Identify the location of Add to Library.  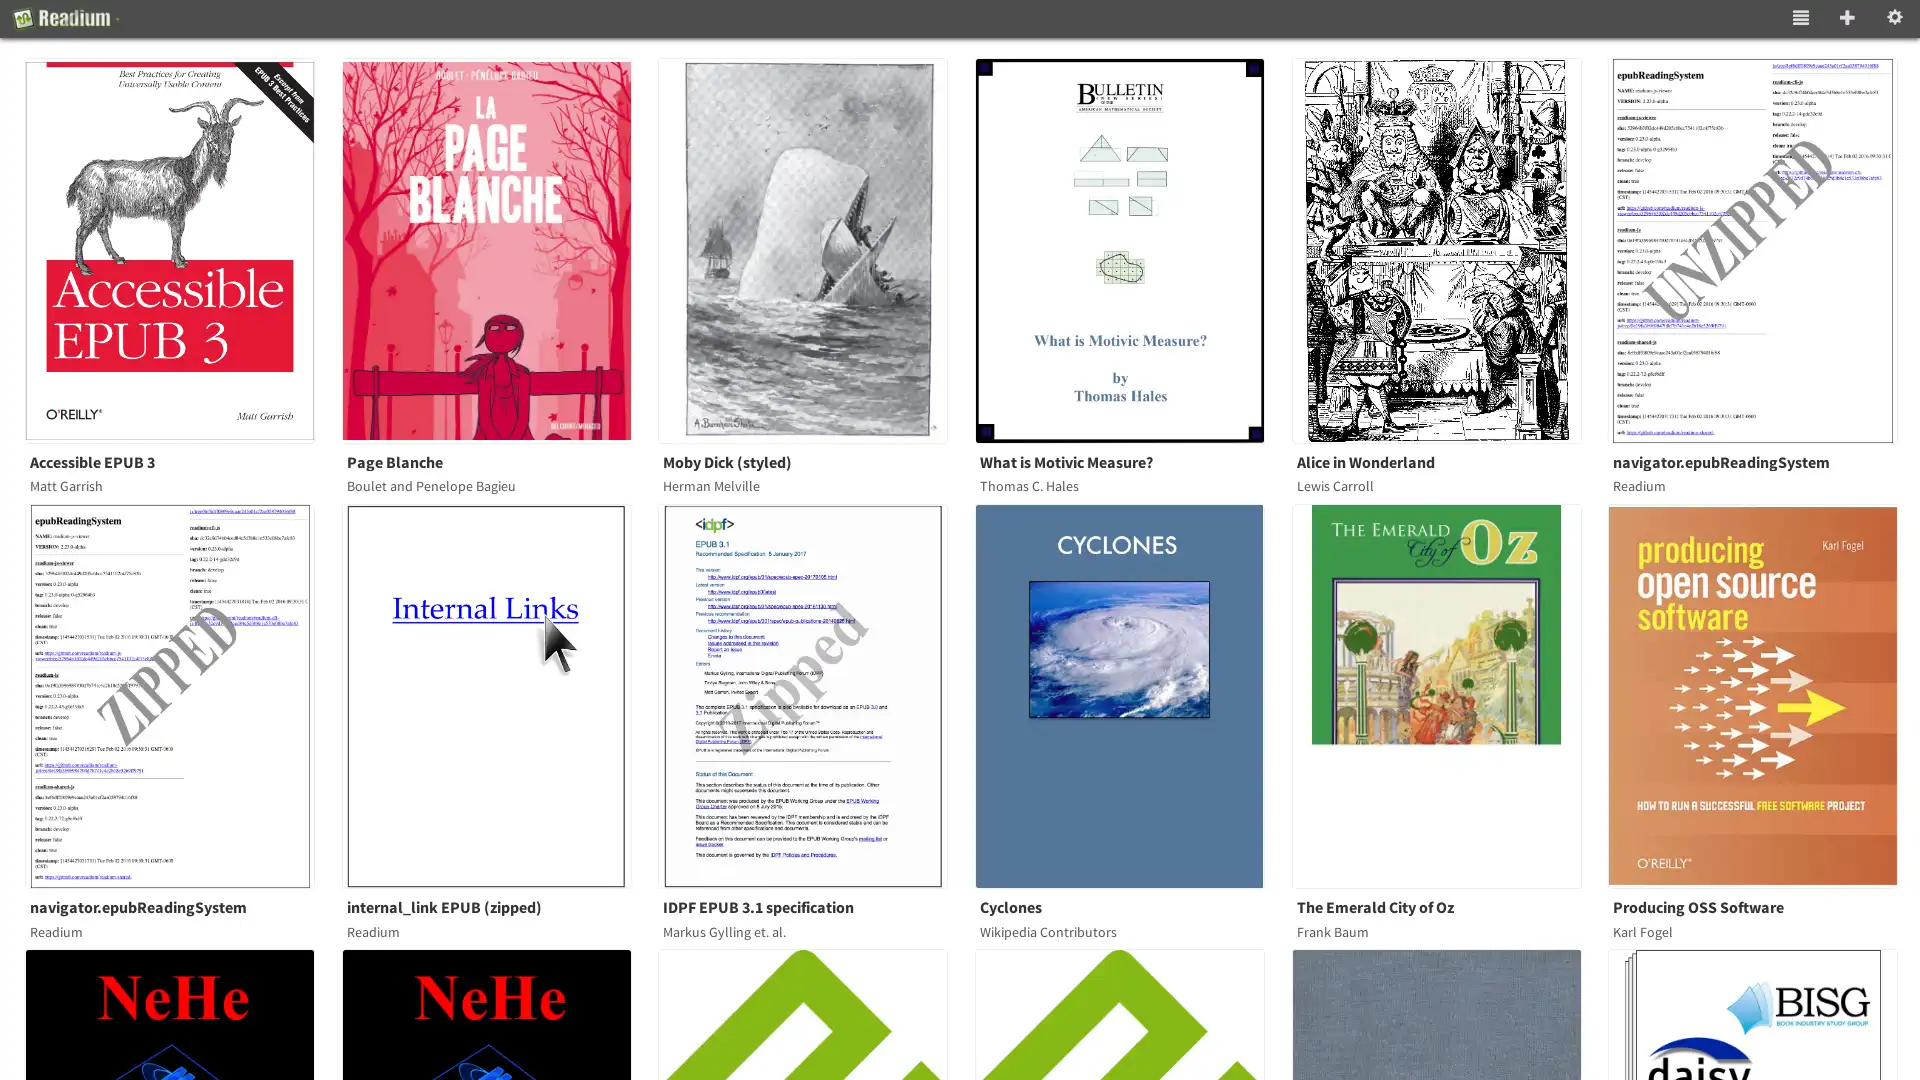
(1847, 19).